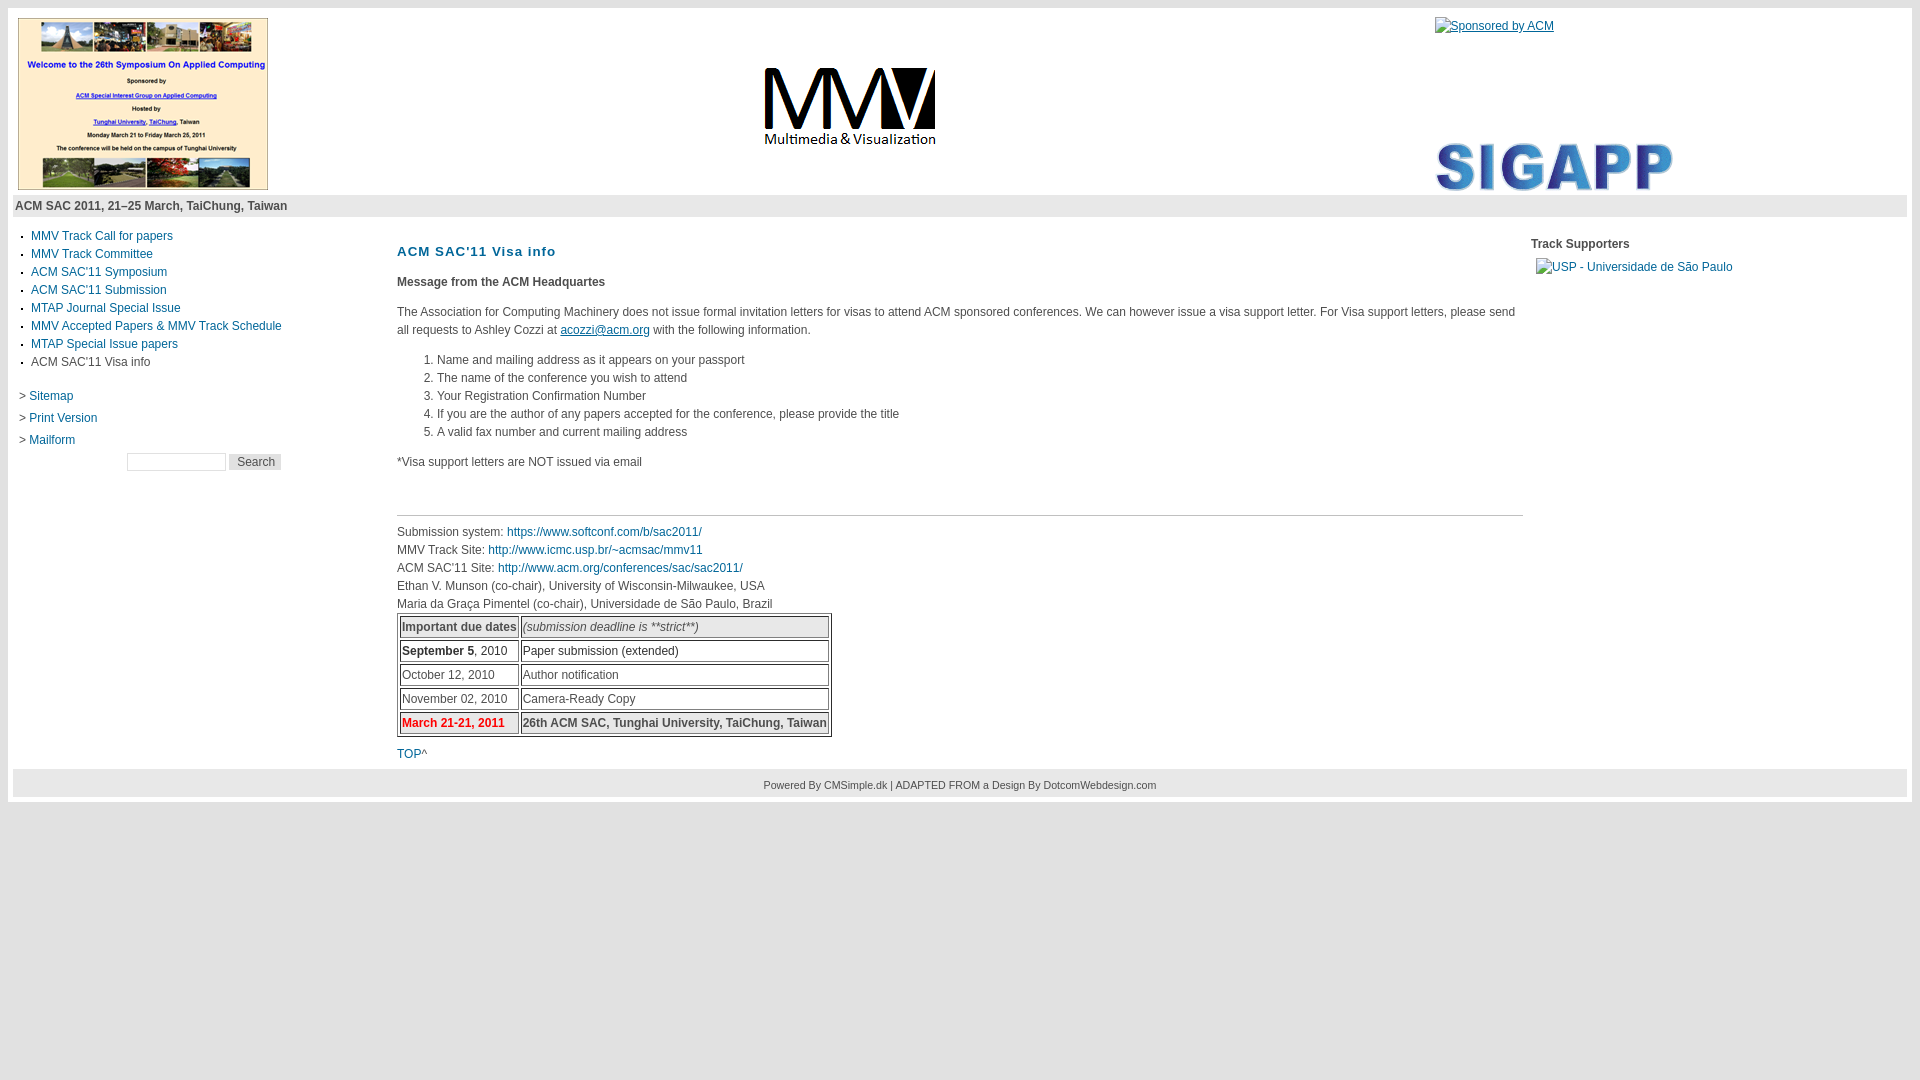 The width and height of the screenshot is (1920, 1080). What do you see at coordinates (594, 550) in the screenshot?
I see `'http://www.icmc.usp.br/~acmsac/mmv11'` at bounding box center [594, 550].